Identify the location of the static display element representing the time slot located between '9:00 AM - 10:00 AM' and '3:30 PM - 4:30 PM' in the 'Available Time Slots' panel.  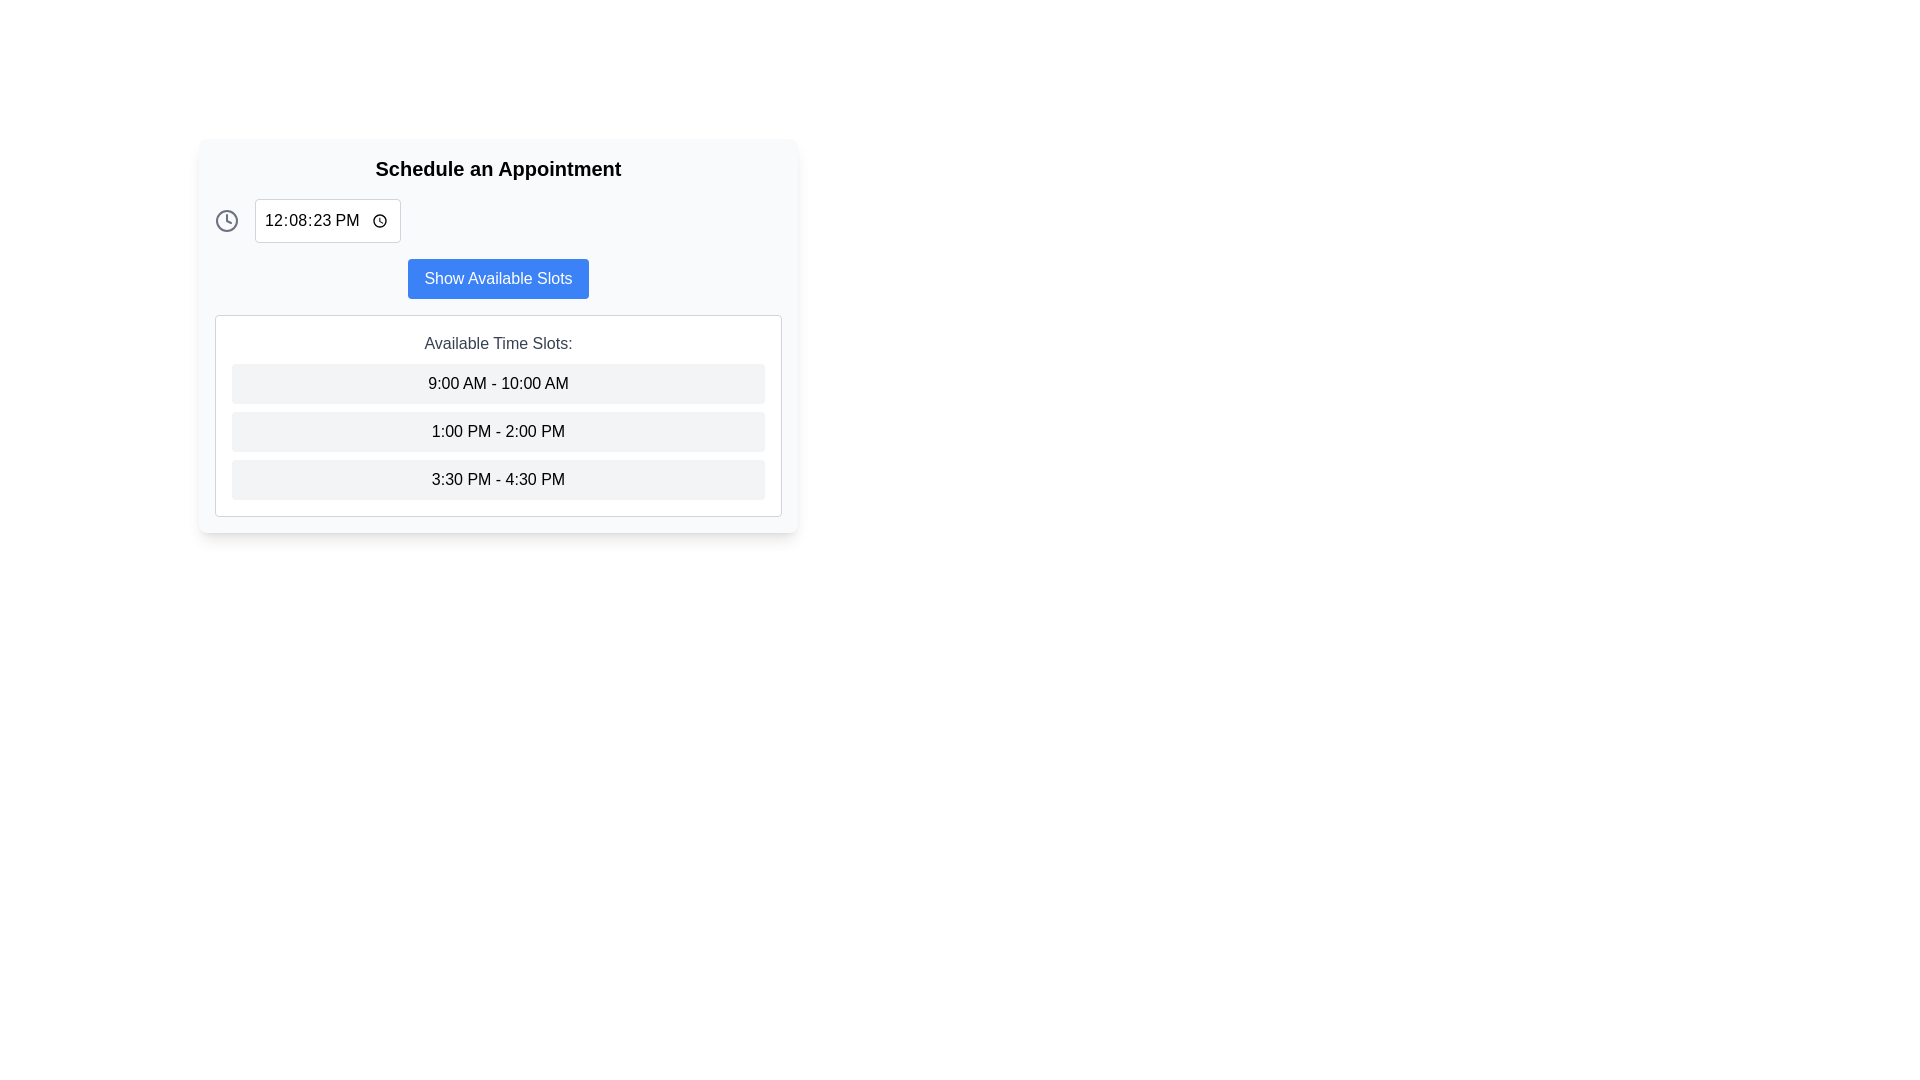
(498, 431).